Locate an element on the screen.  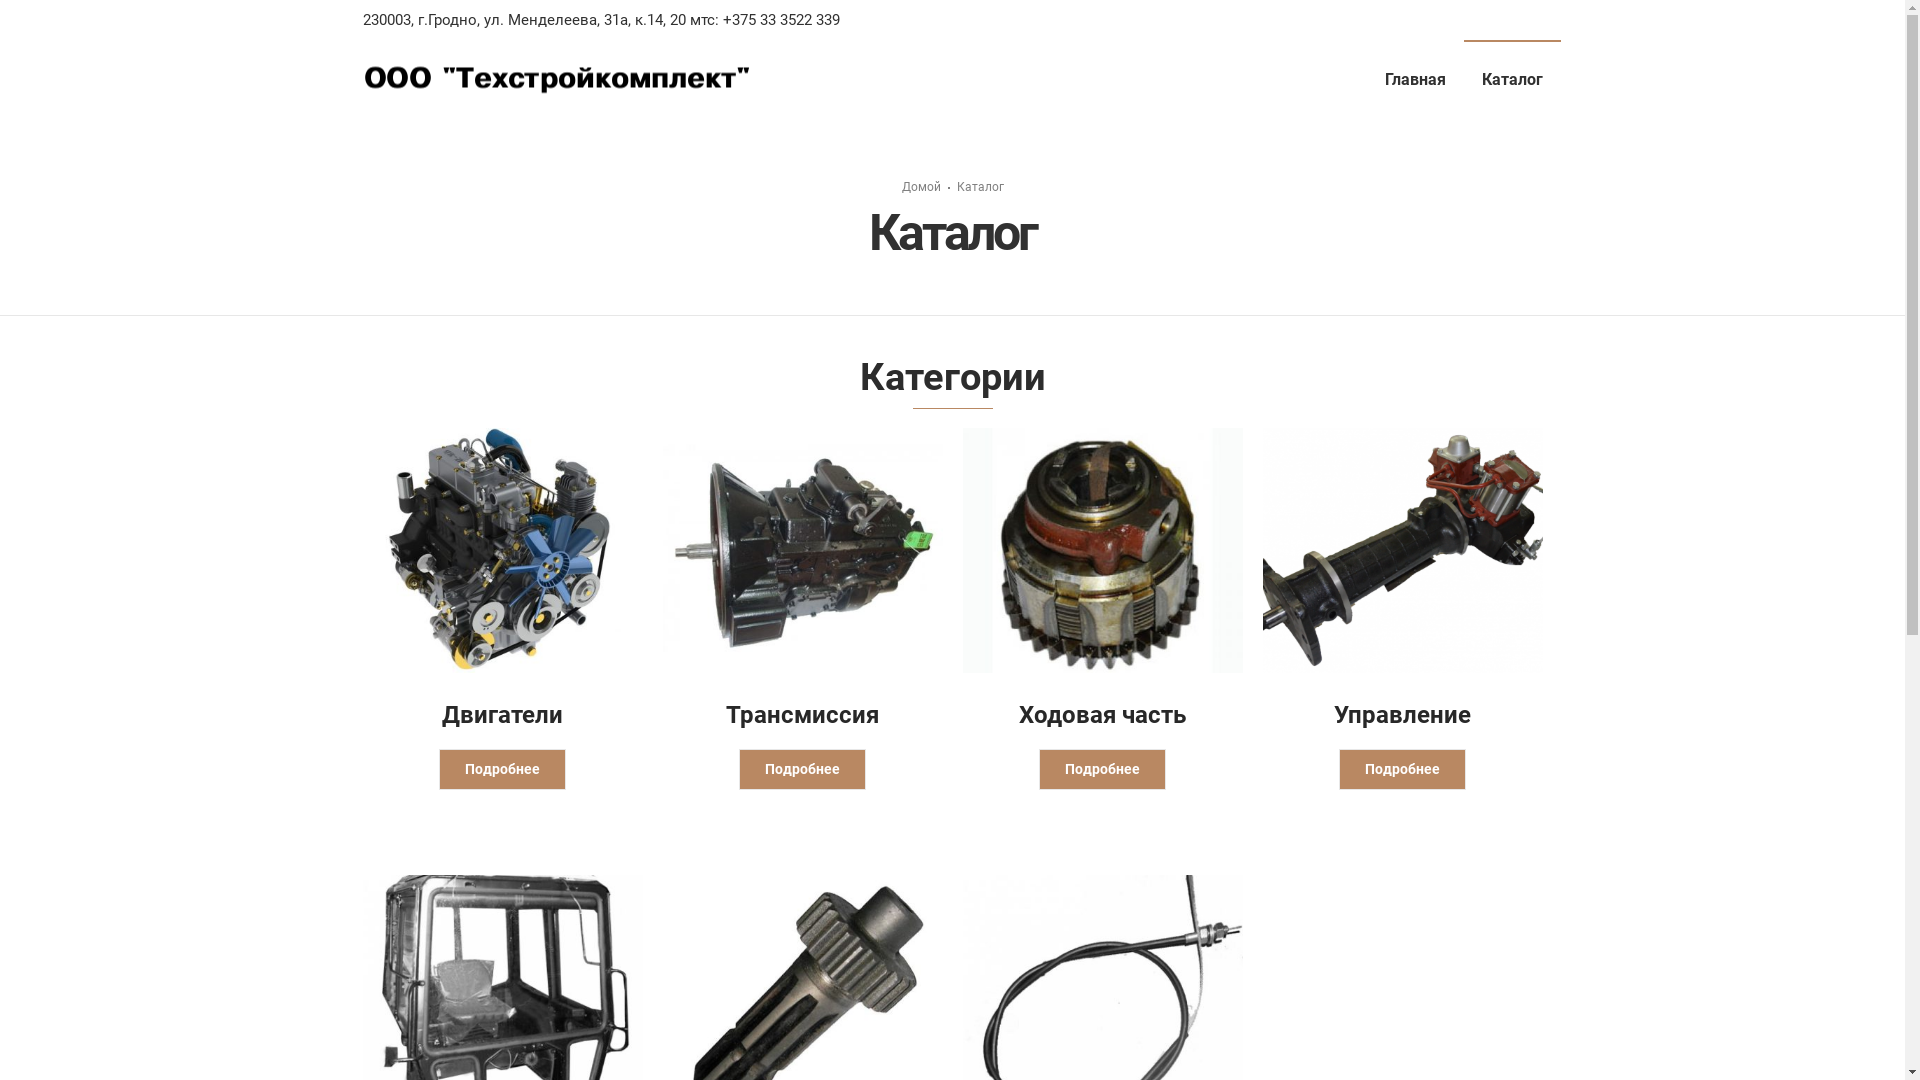
'+375 33 3522 339' is located at coordinates (718, 19).